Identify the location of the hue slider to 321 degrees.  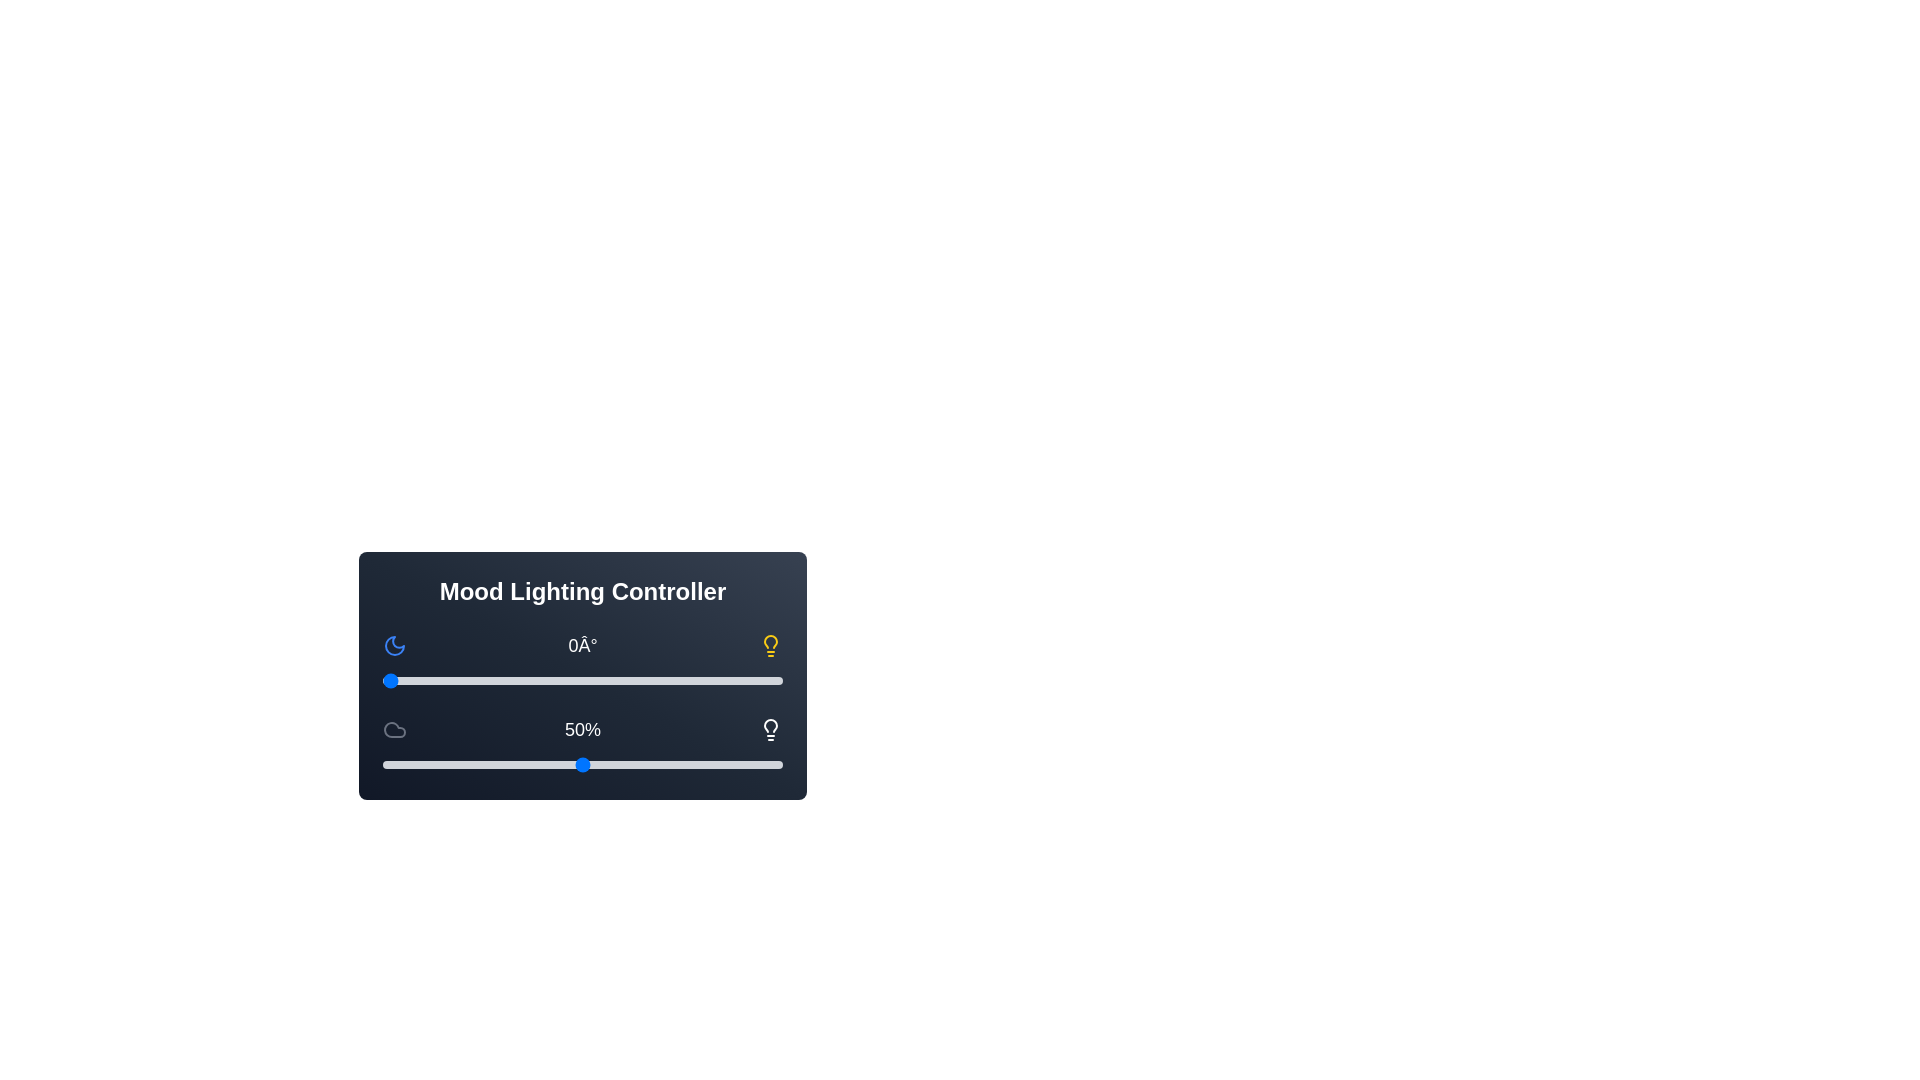
(738, 680).